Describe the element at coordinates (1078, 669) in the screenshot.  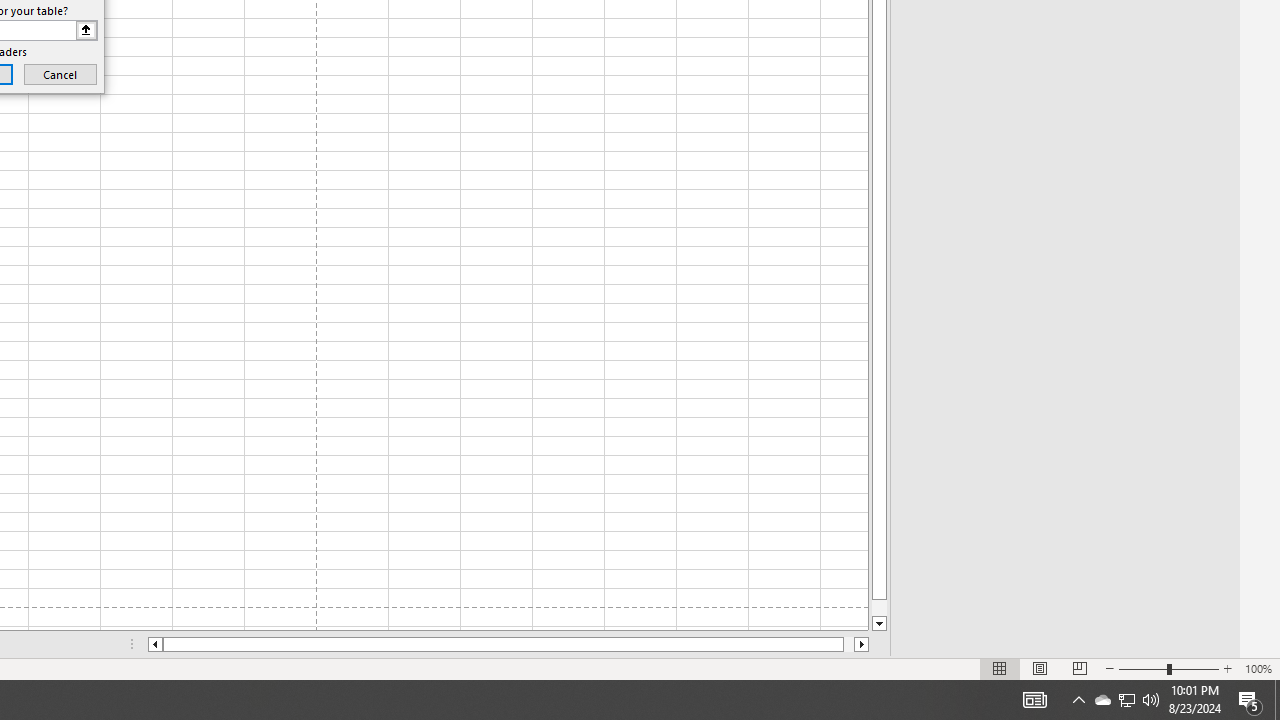
I see `'Page Break Preview'` at that location.